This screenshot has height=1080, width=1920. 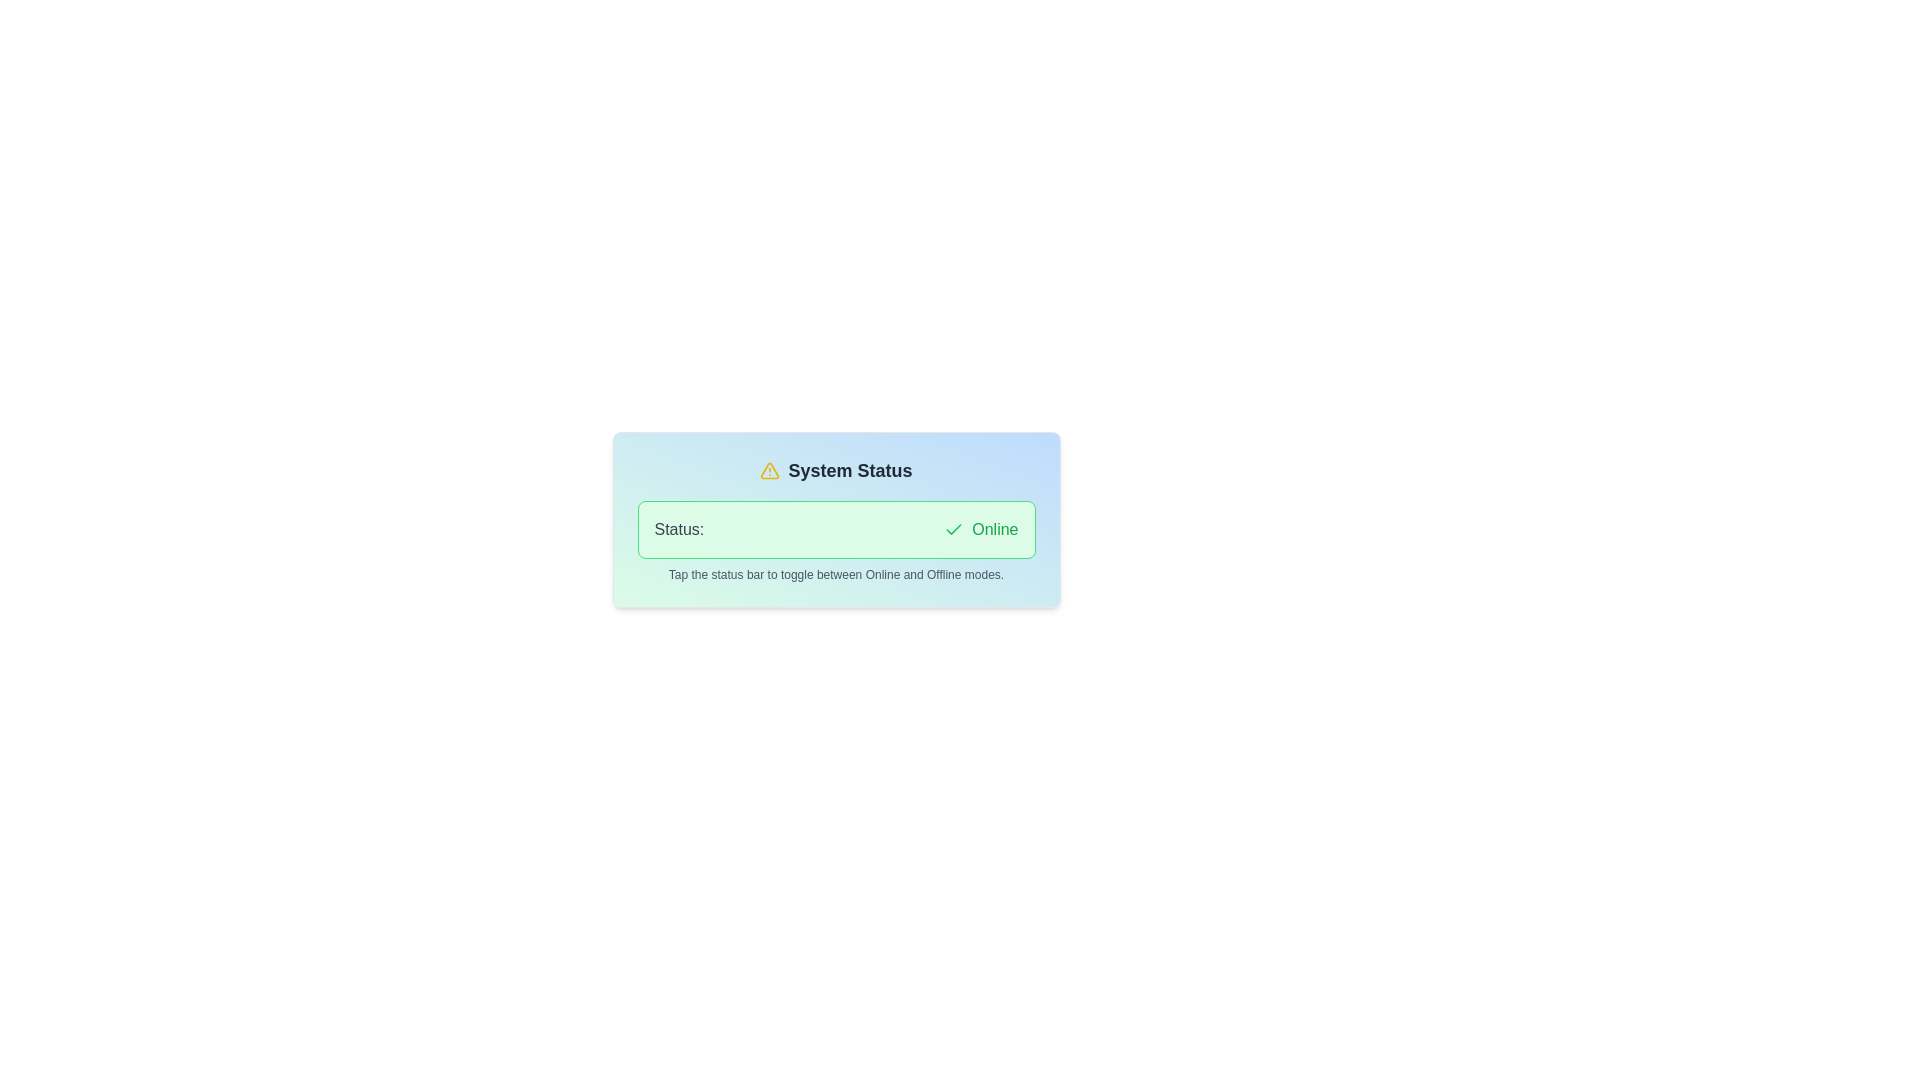 What do you see at coordinates (953, 528) in the screenshot?
I see `the positive status indicator icon located to the left of the 'Online' text within the status card` at bounding box center [953, 528].